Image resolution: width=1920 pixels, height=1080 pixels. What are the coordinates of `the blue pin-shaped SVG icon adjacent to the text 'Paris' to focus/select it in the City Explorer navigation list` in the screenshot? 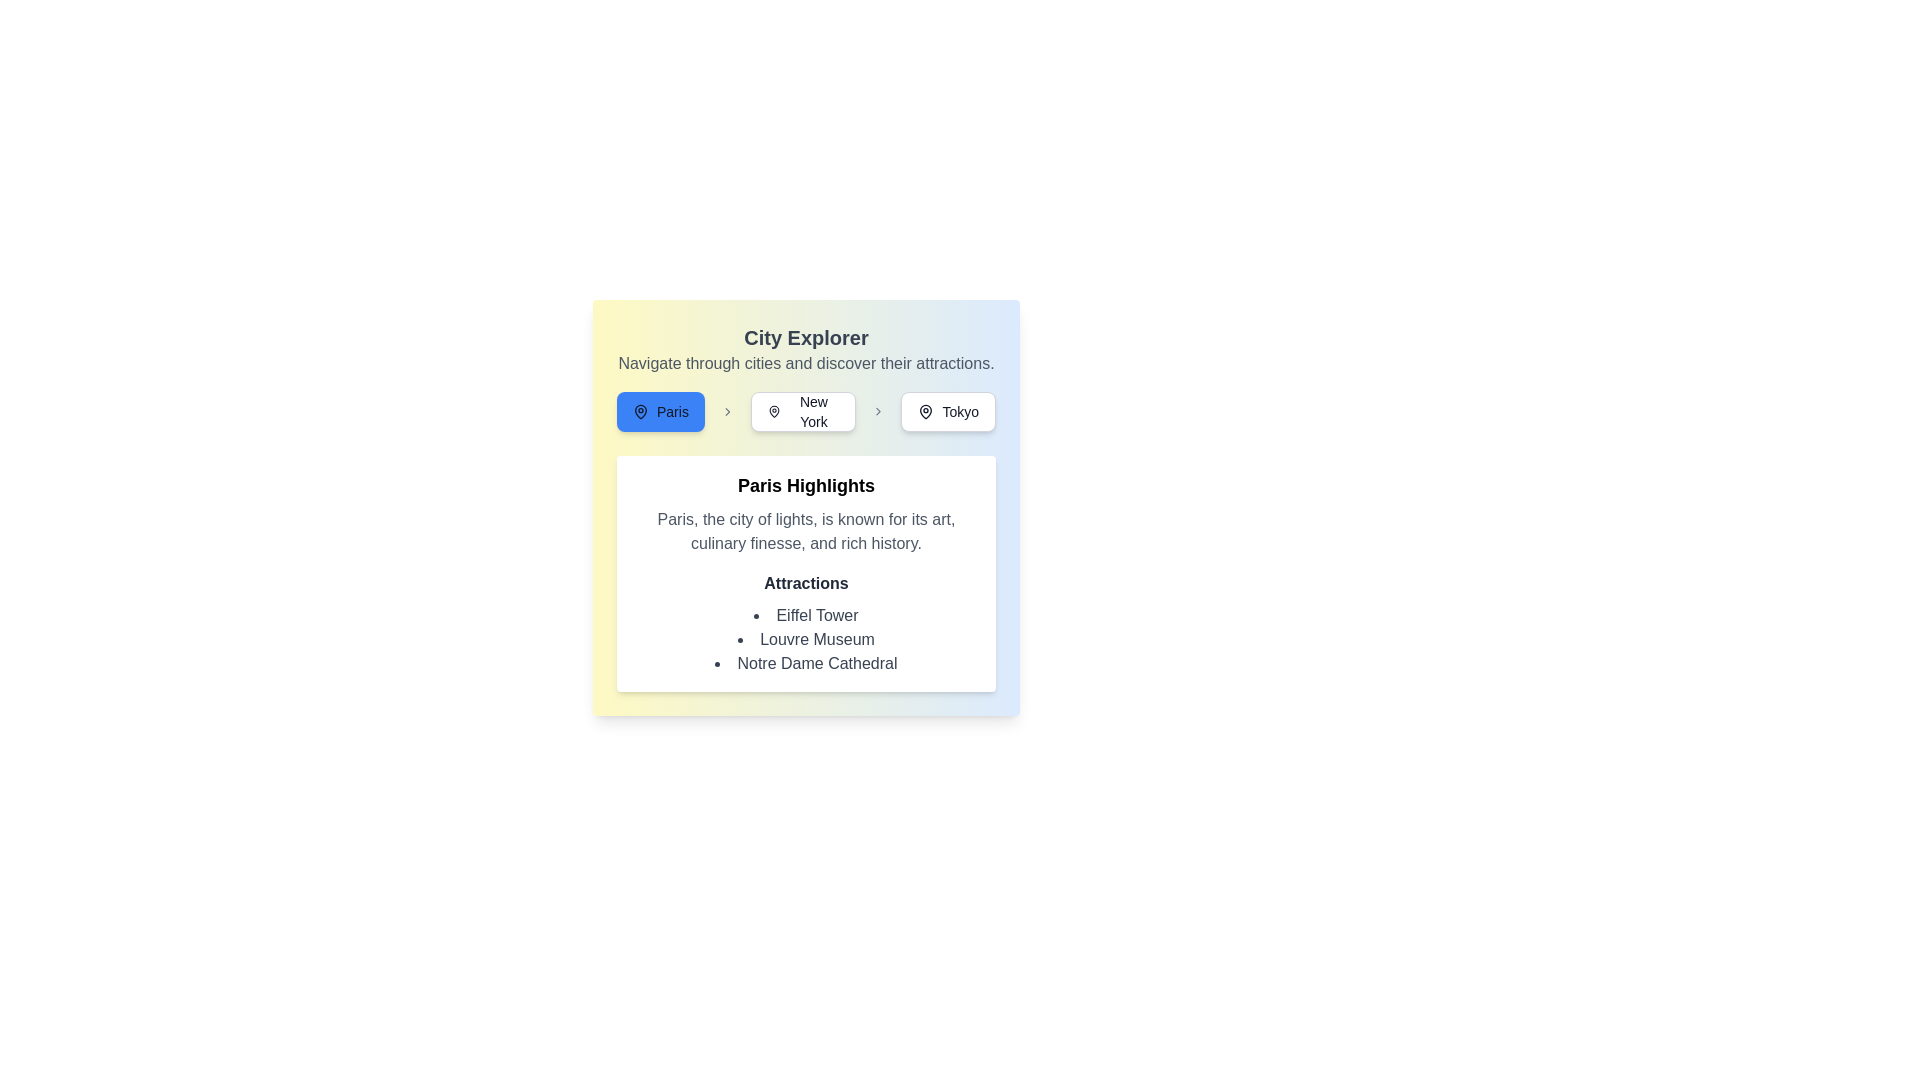 It's located at (641, 410).